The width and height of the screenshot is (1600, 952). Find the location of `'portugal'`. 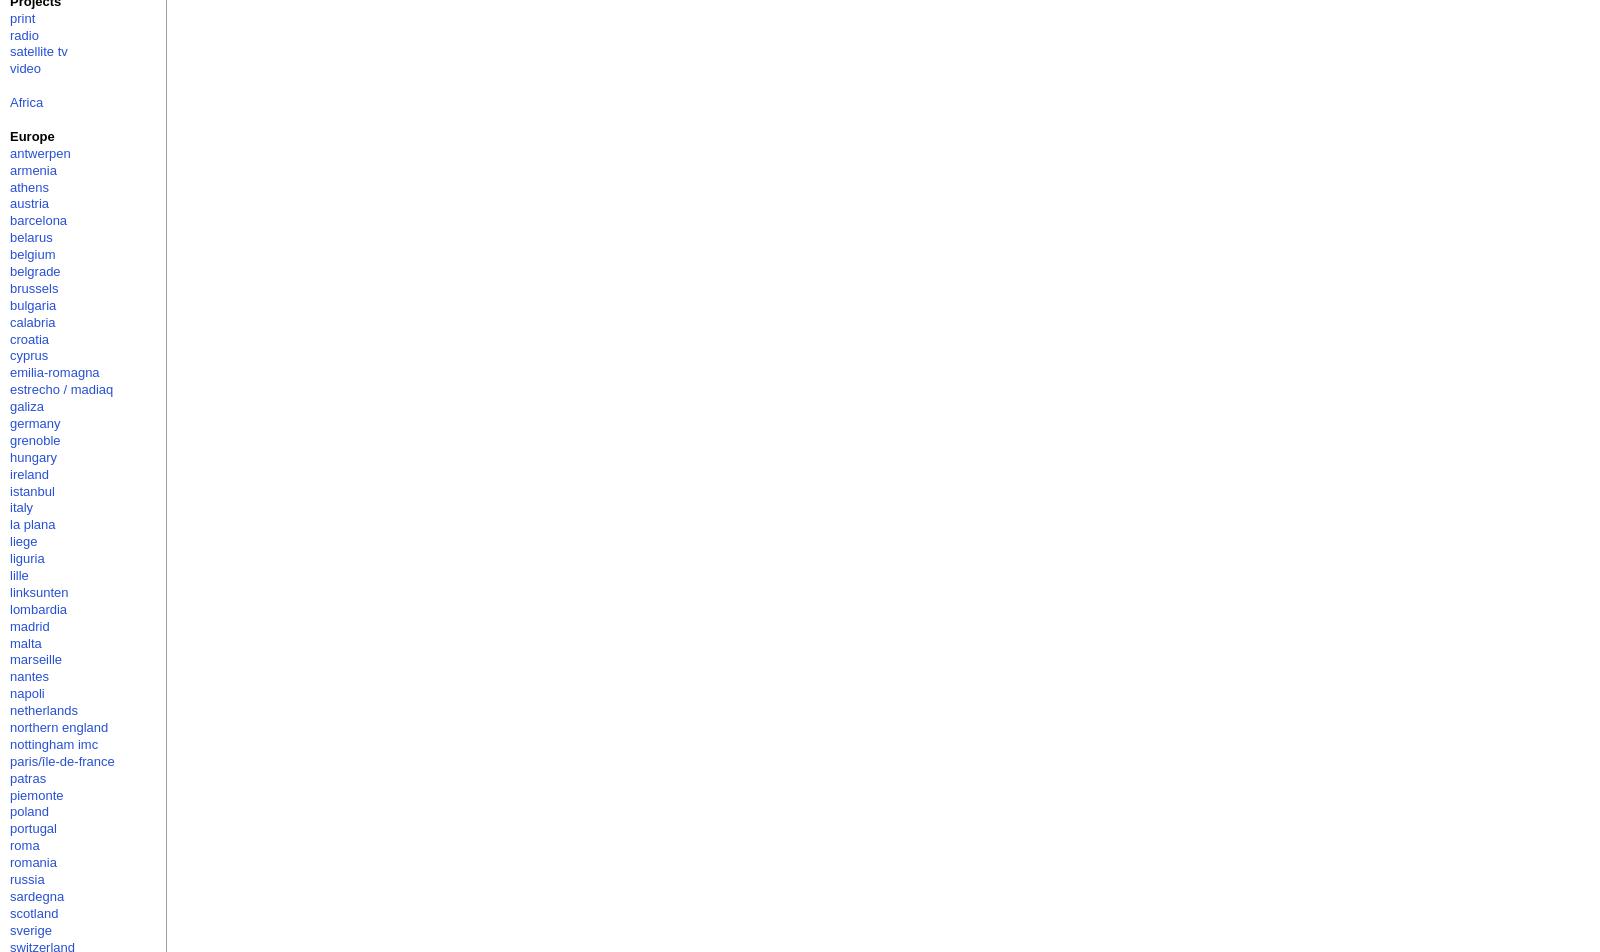

'portugal' is located at coordinates (31, 828).